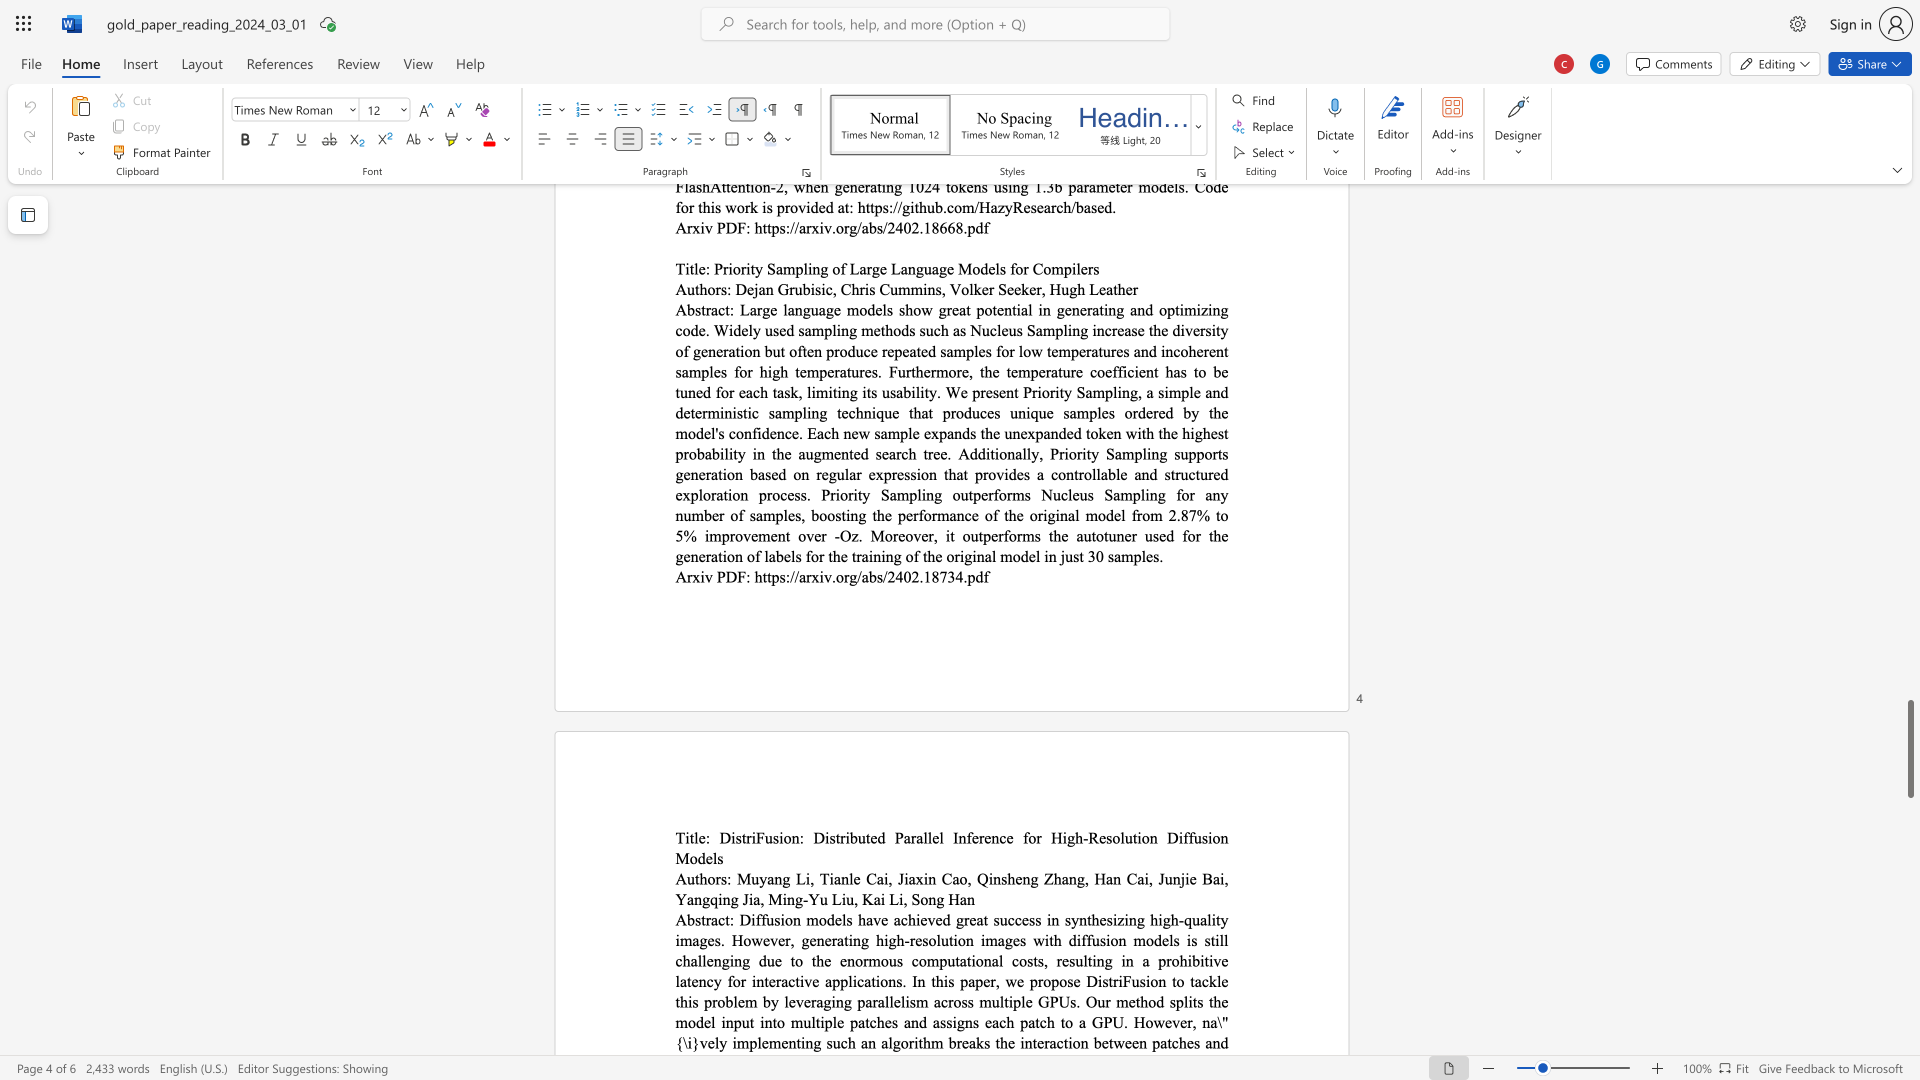  What do you see at coordinates (1909, 370) in the screenshot?
I see `the scrollbar` at bounding box center [1909, 370].